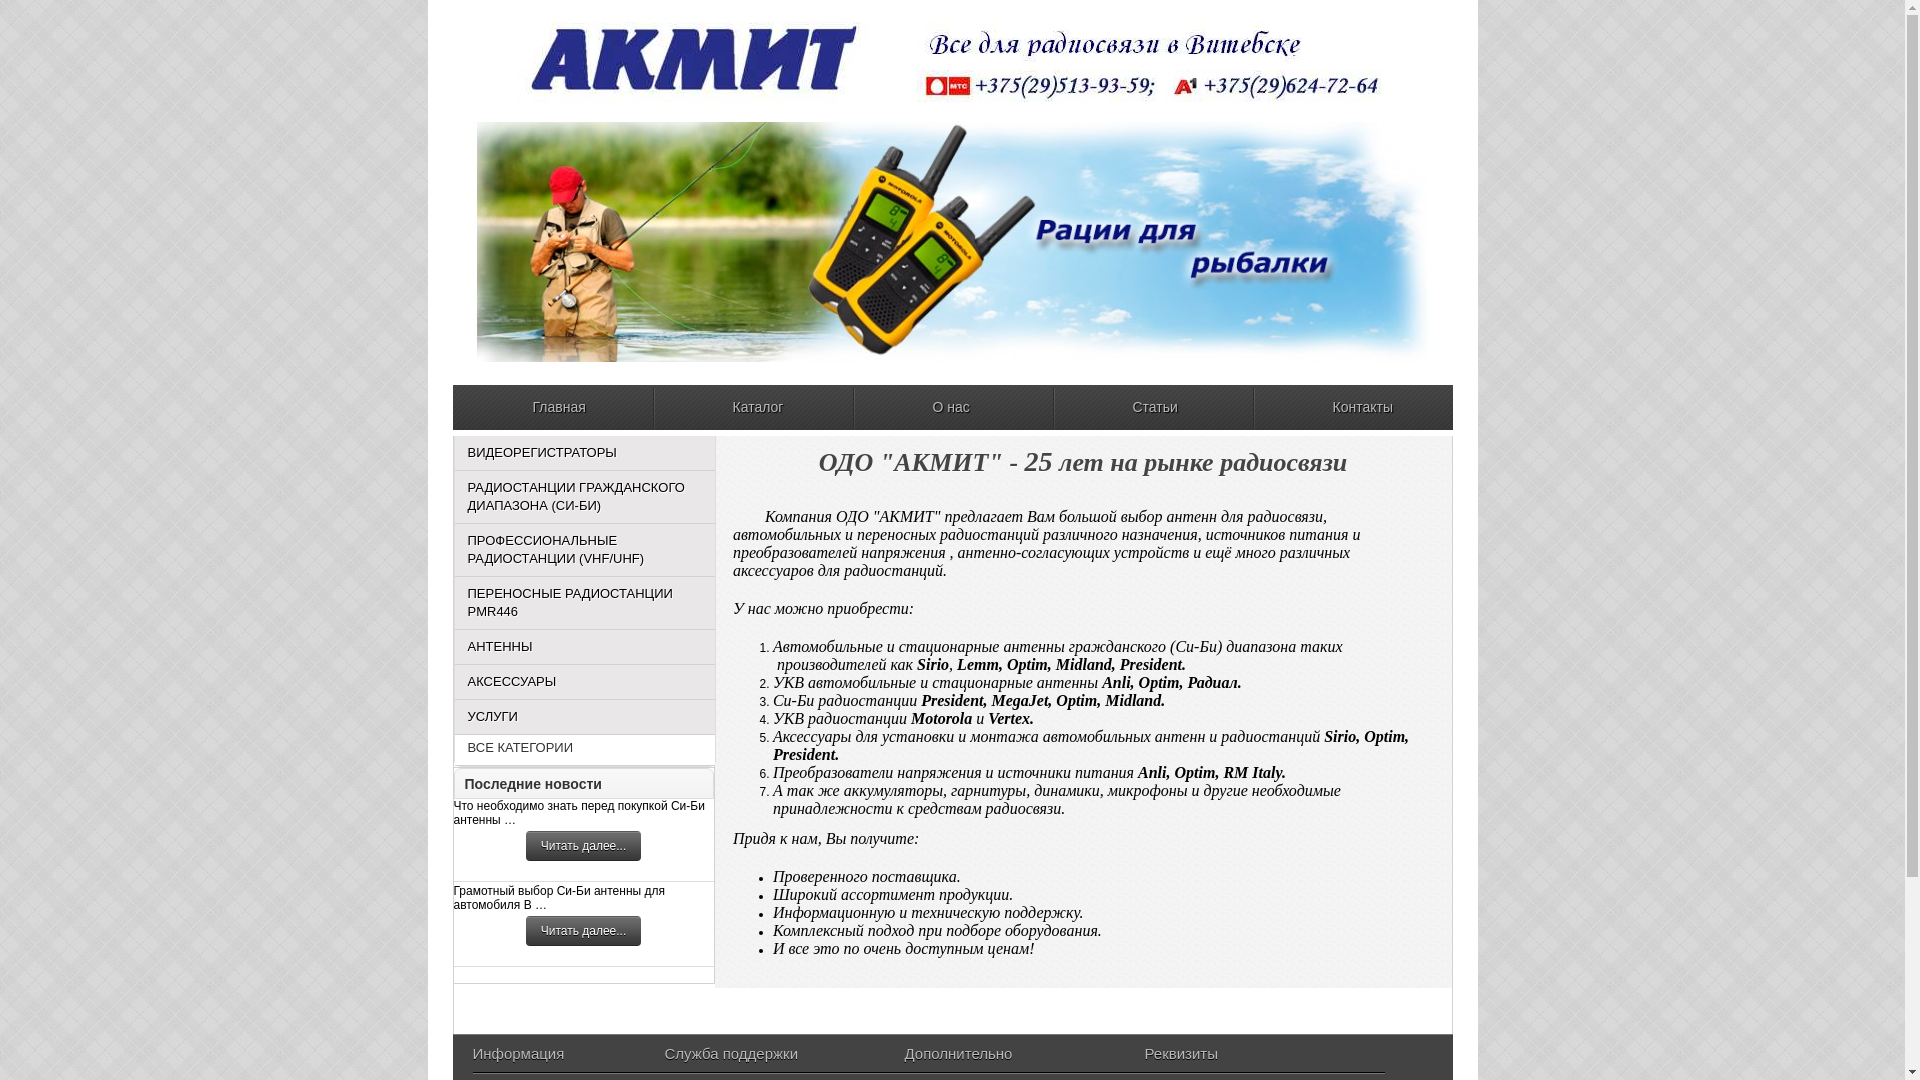 The width and height of the screenshot is (1920, 1080). Describe the element at coordinates (951, 241) in the screenshot. I see `'rybalka'` at that location.